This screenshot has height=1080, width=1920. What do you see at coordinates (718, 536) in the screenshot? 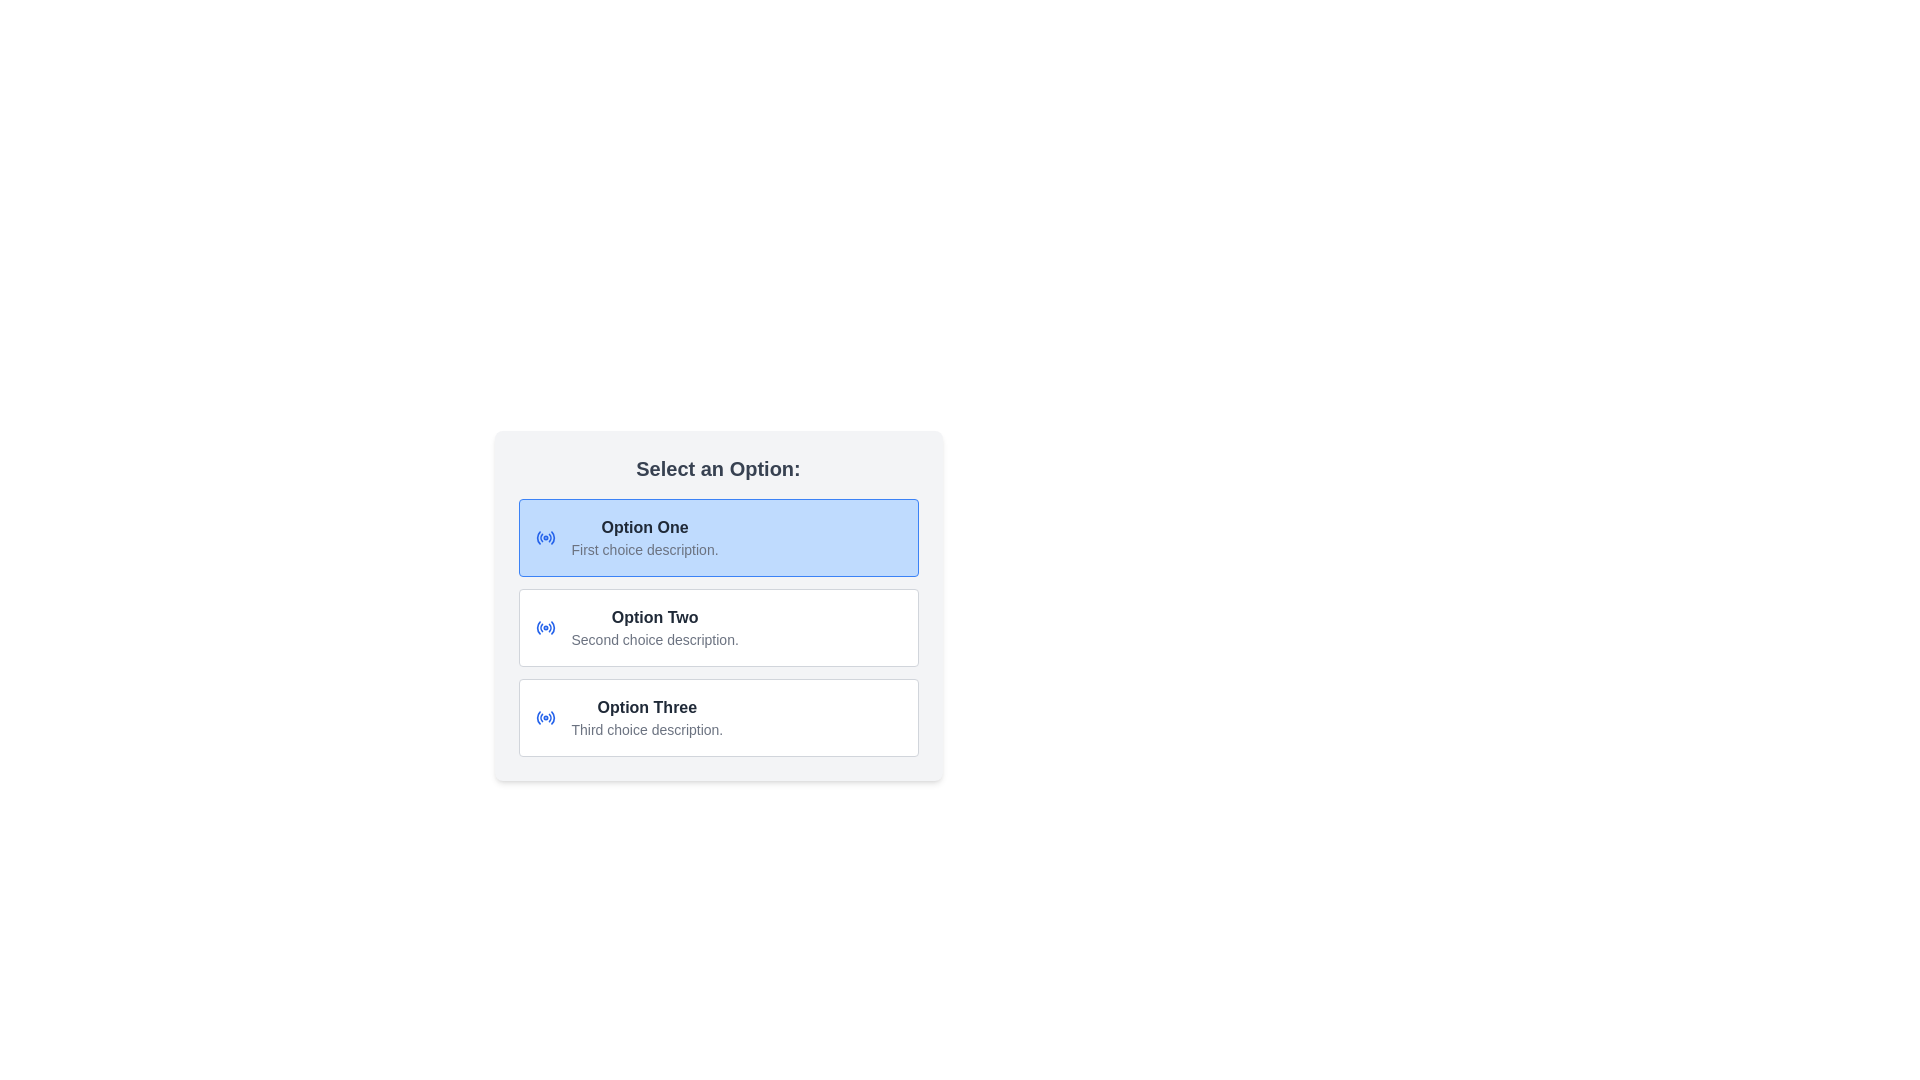
I see `the 'Option One' radio button in the selection group` at bounding box center [718, 536].